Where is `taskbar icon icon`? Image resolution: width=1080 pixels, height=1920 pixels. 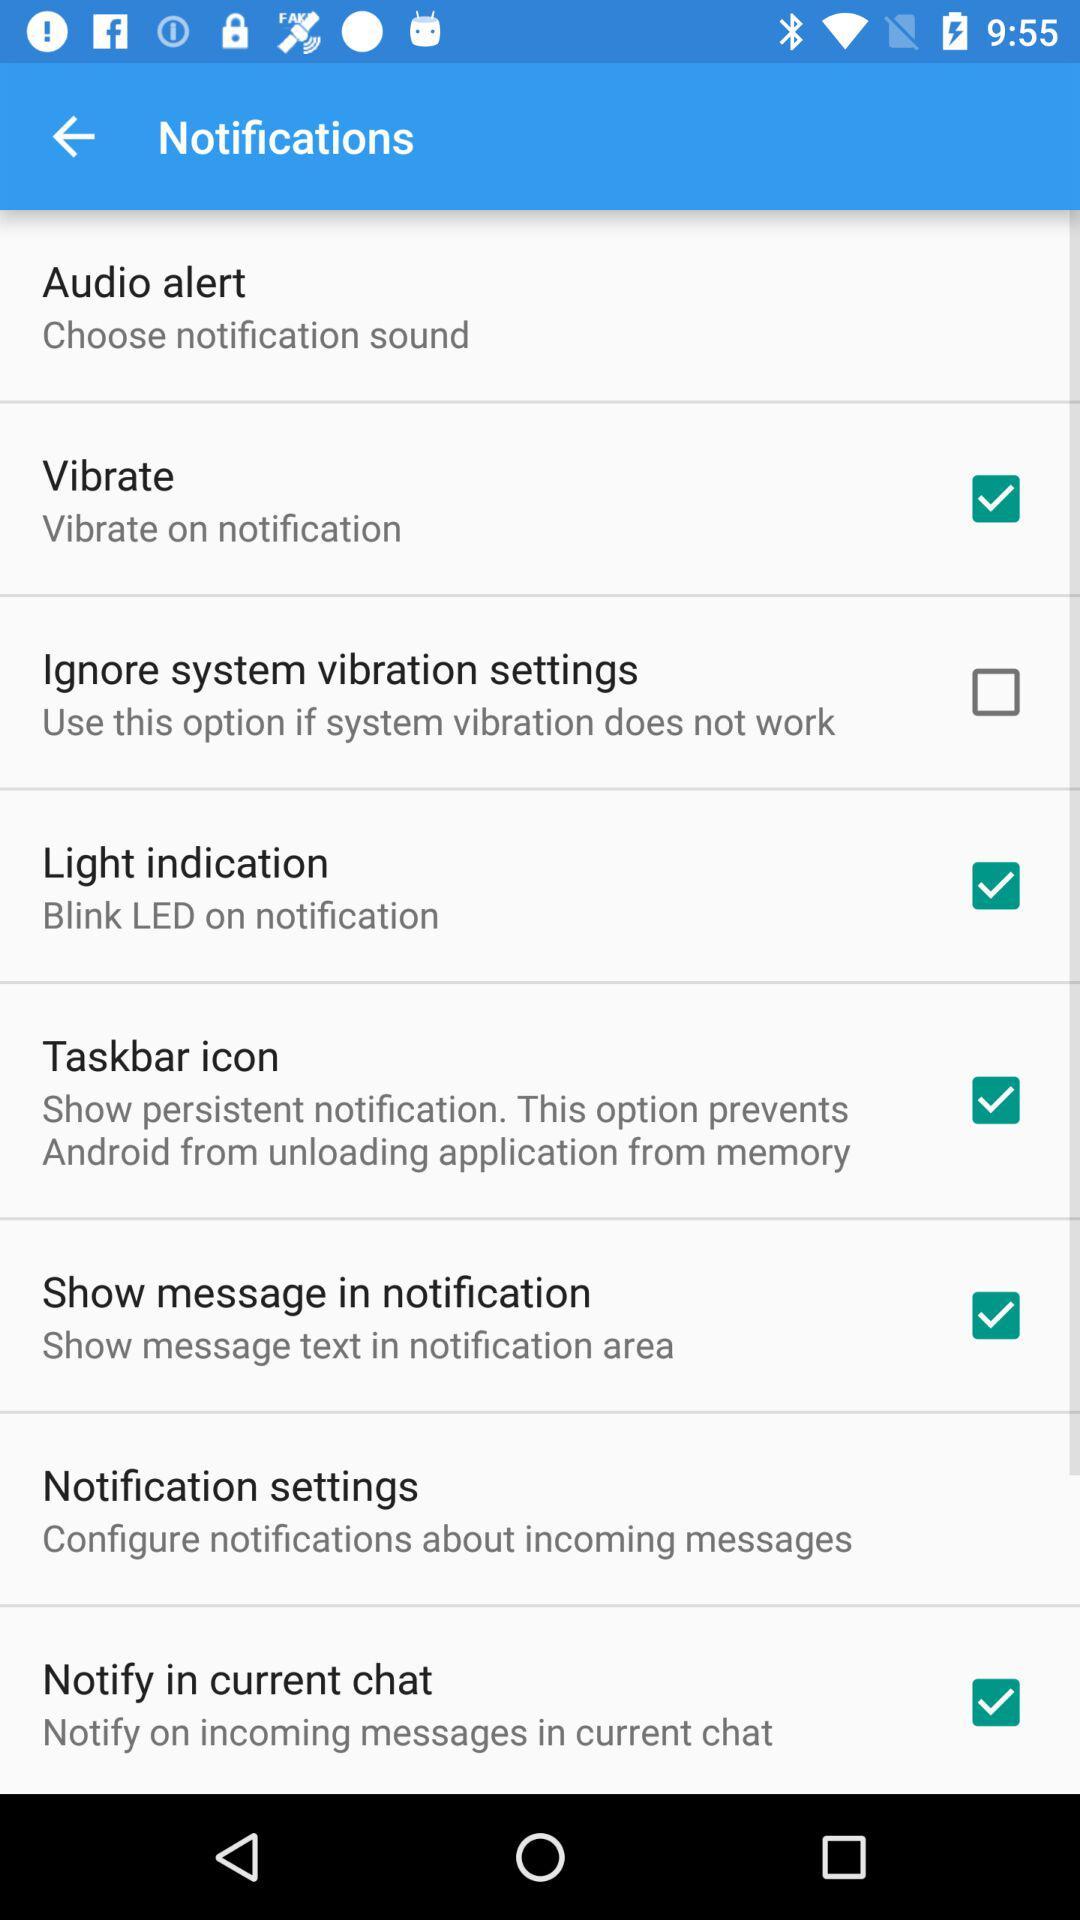 taskbar icon icon is located at coordinates (159, 1053).